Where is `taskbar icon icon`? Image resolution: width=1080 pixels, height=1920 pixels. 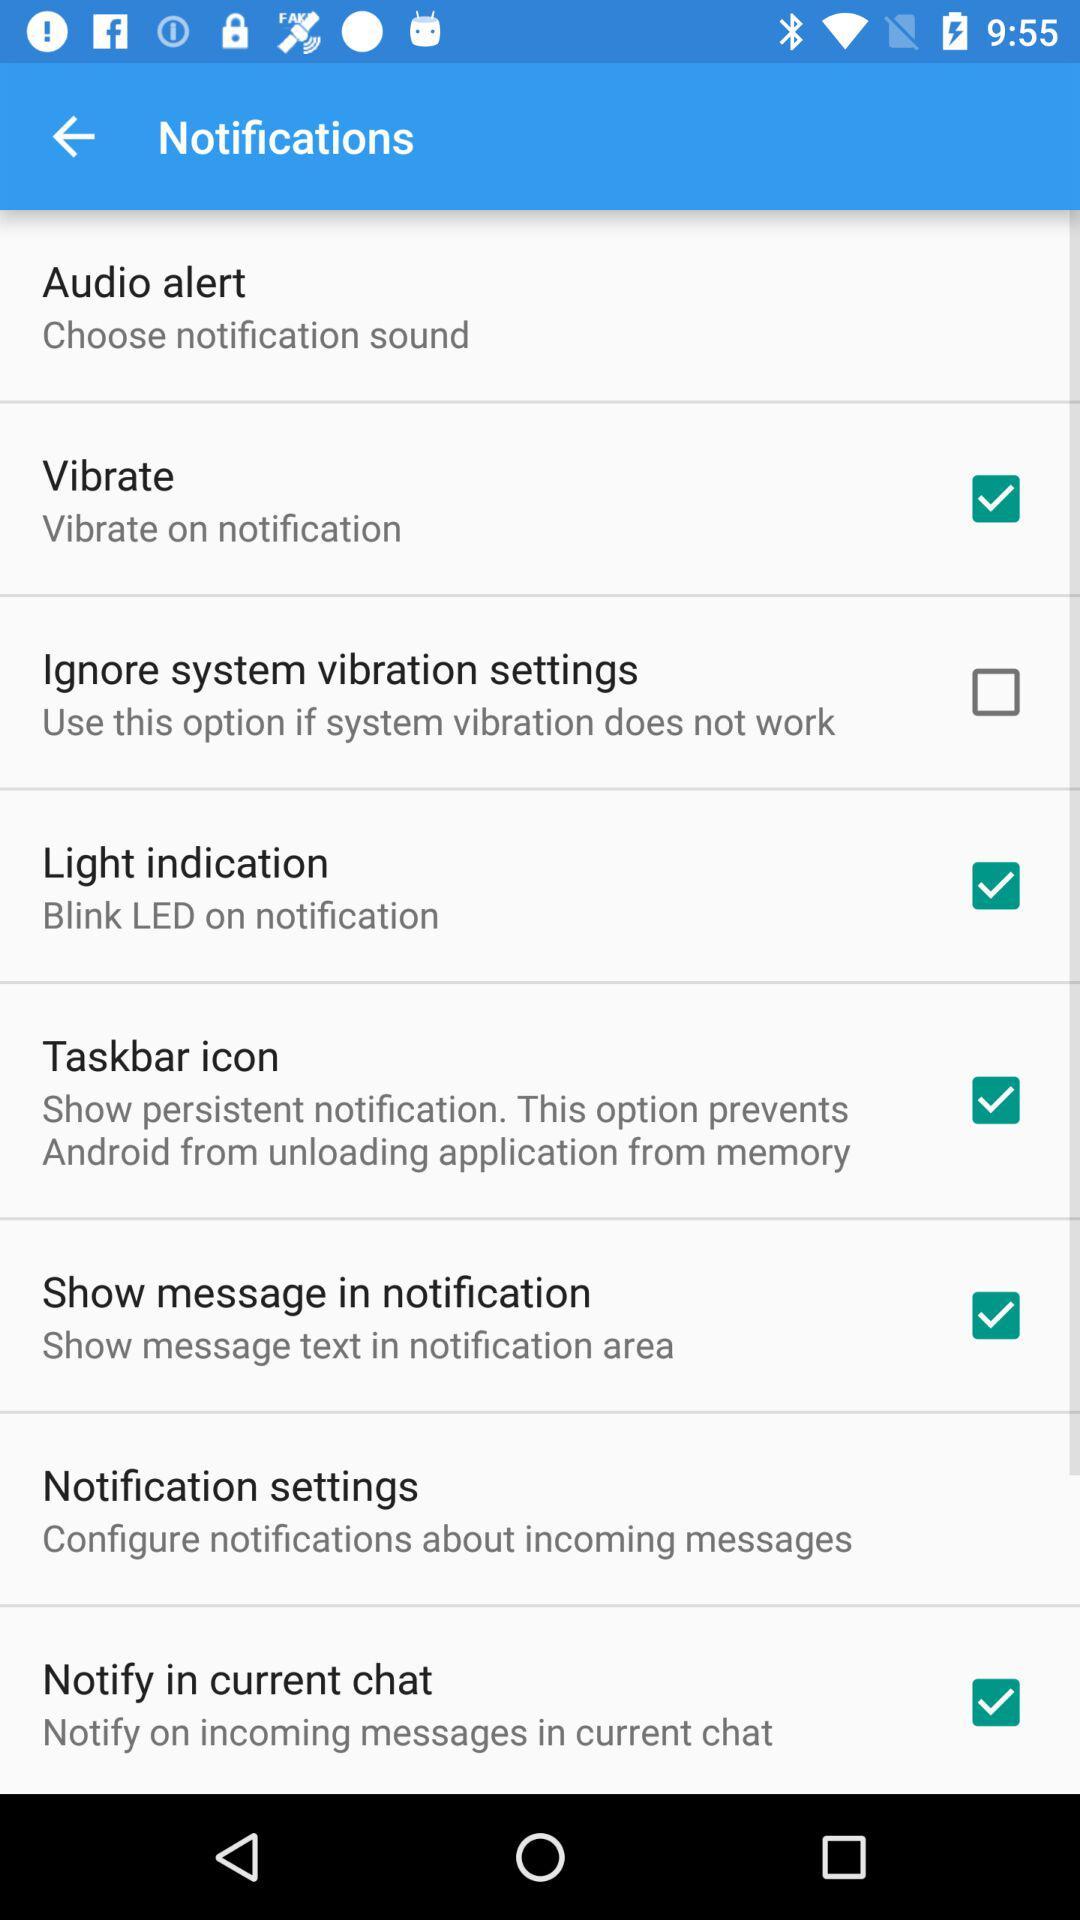 taskbar icon icon is located at coordinates (159, 1053).